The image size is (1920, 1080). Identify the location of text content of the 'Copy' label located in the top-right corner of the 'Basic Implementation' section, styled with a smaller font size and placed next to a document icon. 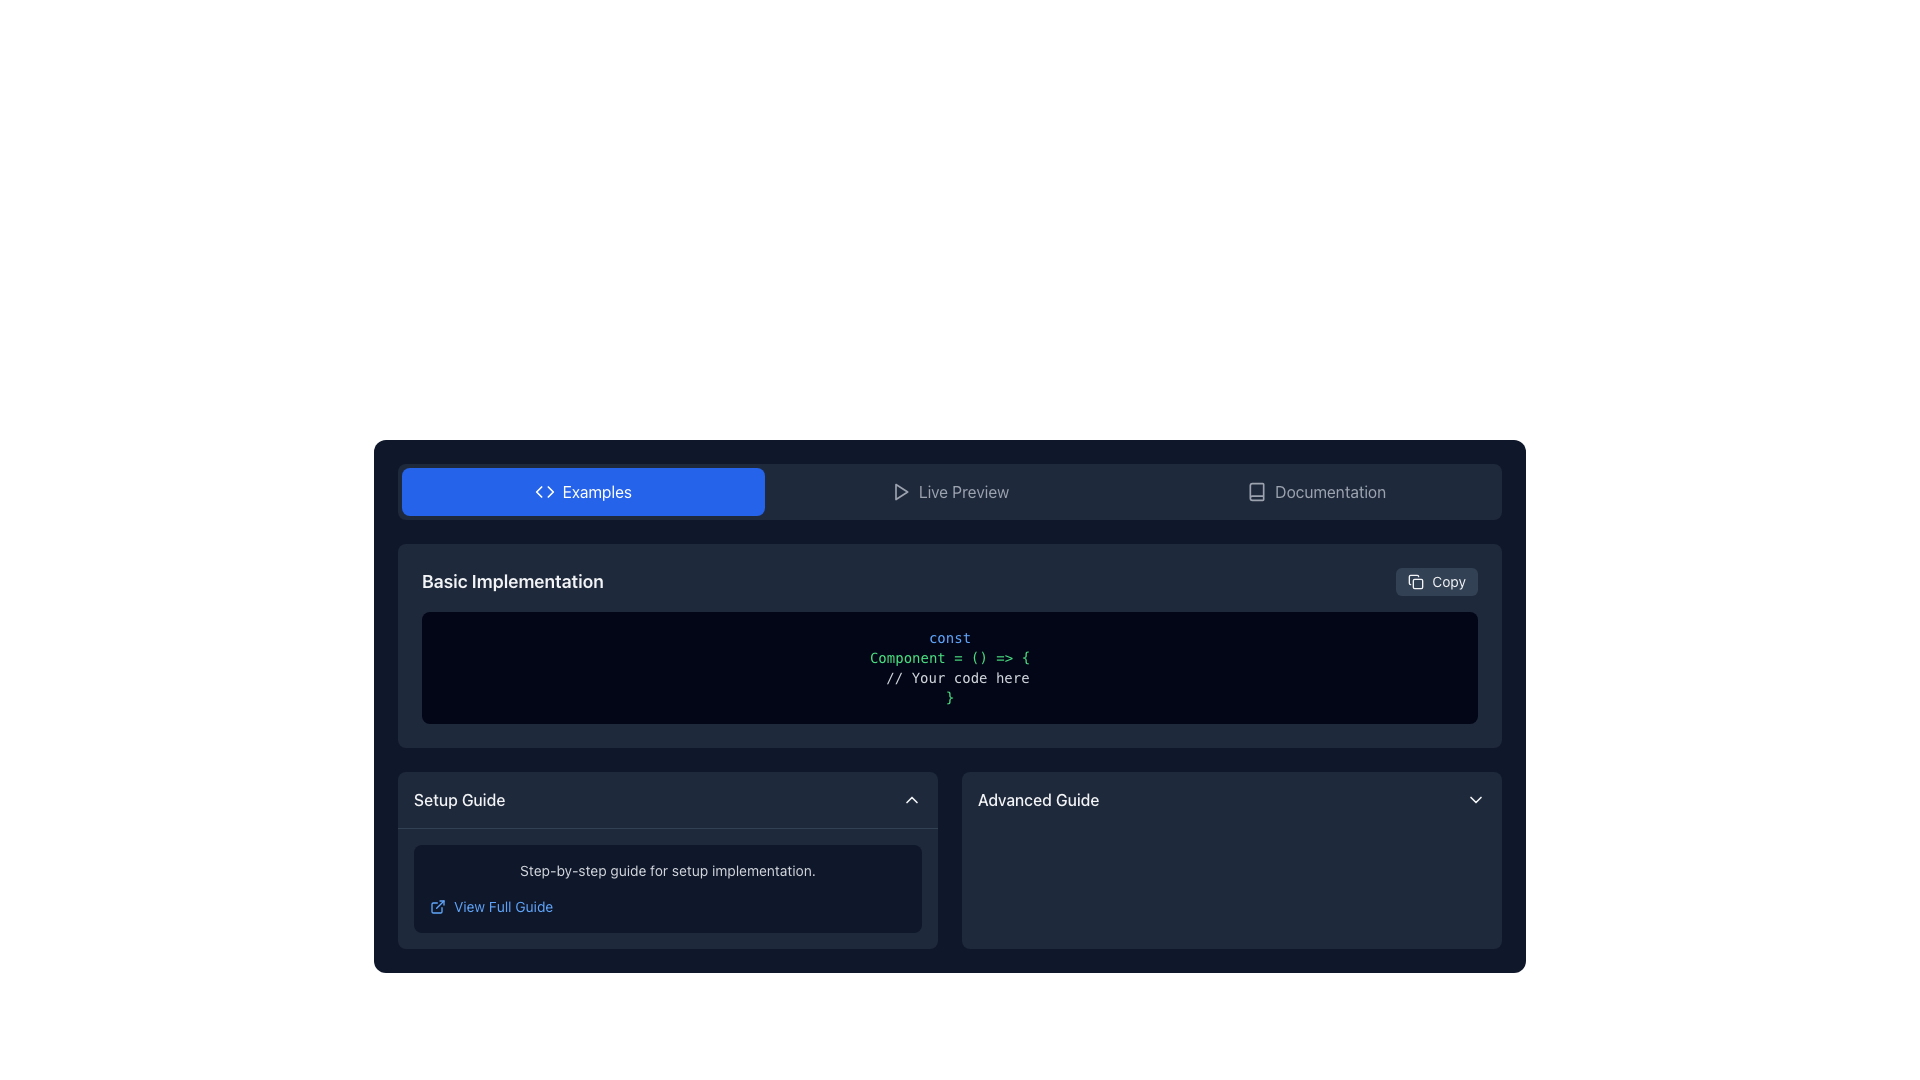
(1449, 582).